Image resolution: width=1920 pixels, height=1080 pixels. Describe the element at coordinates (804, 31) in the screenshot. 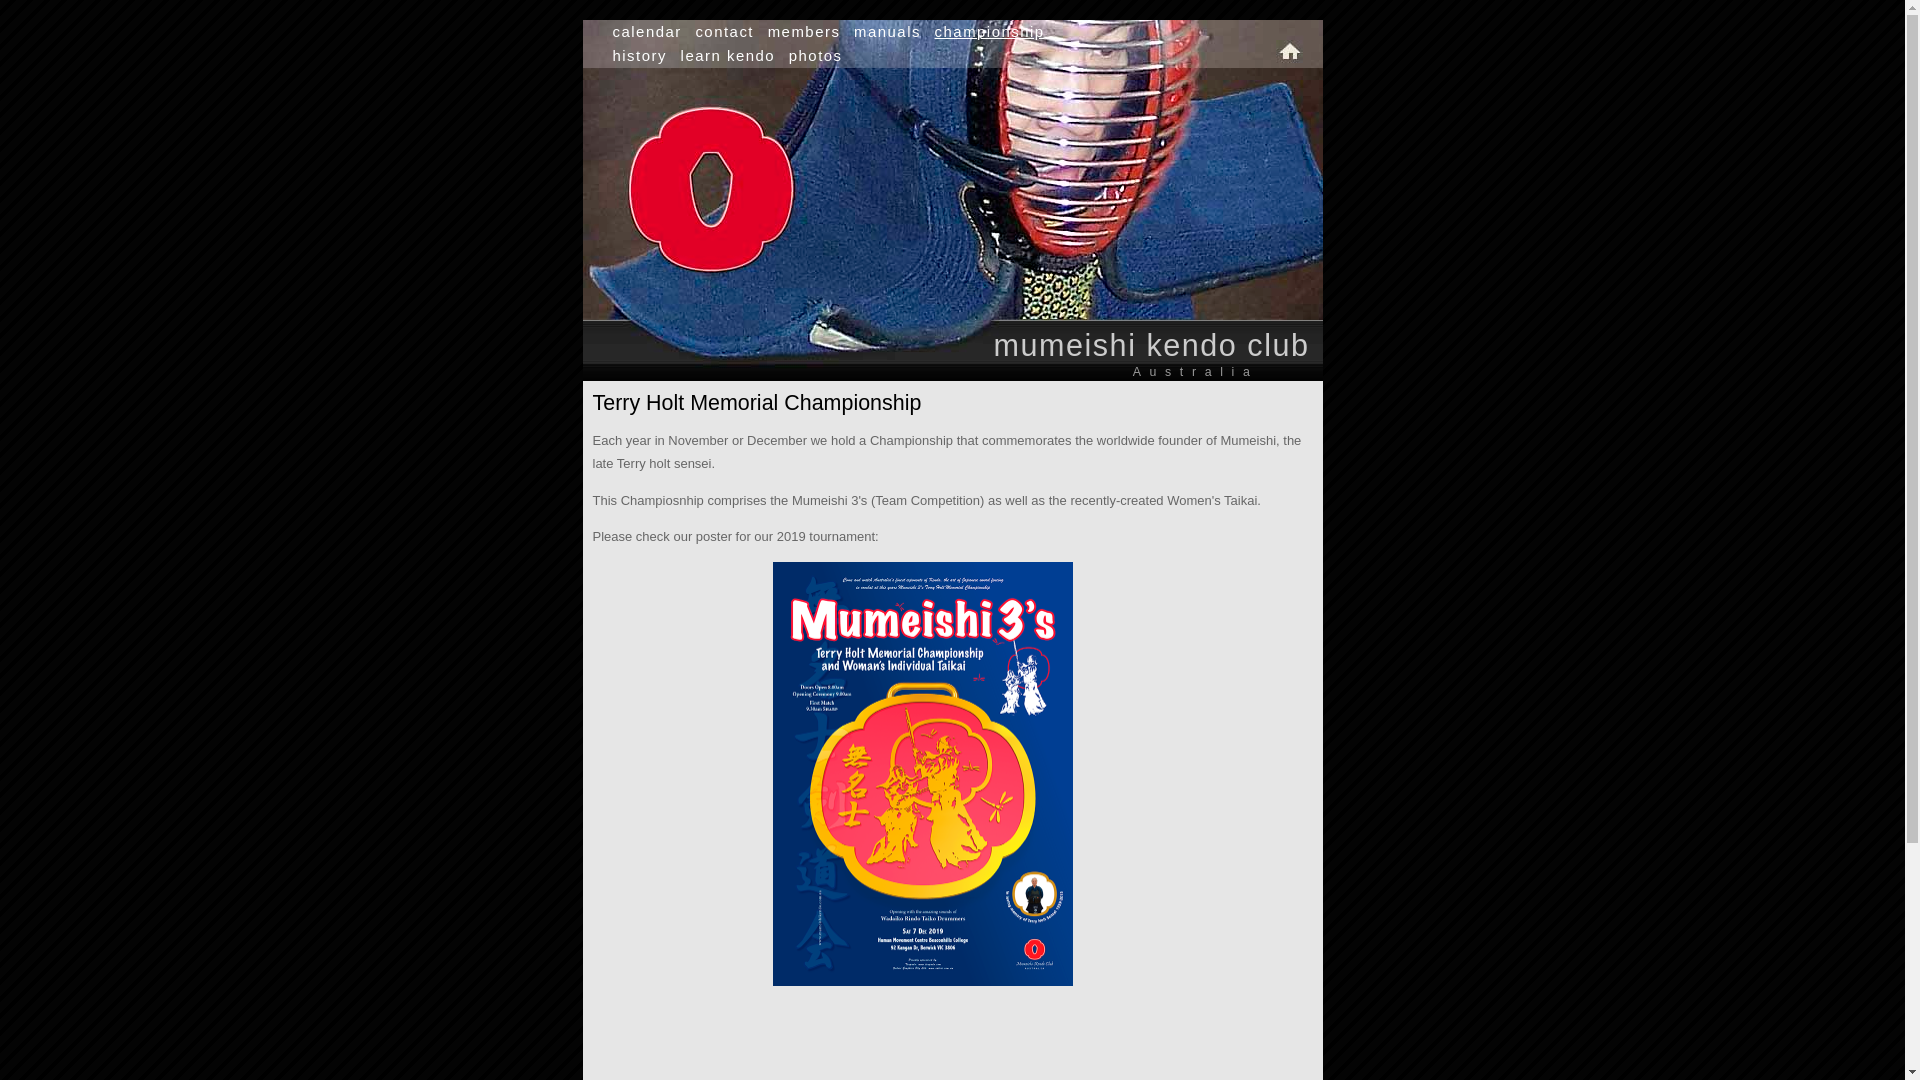

I see `'members'` at that location.